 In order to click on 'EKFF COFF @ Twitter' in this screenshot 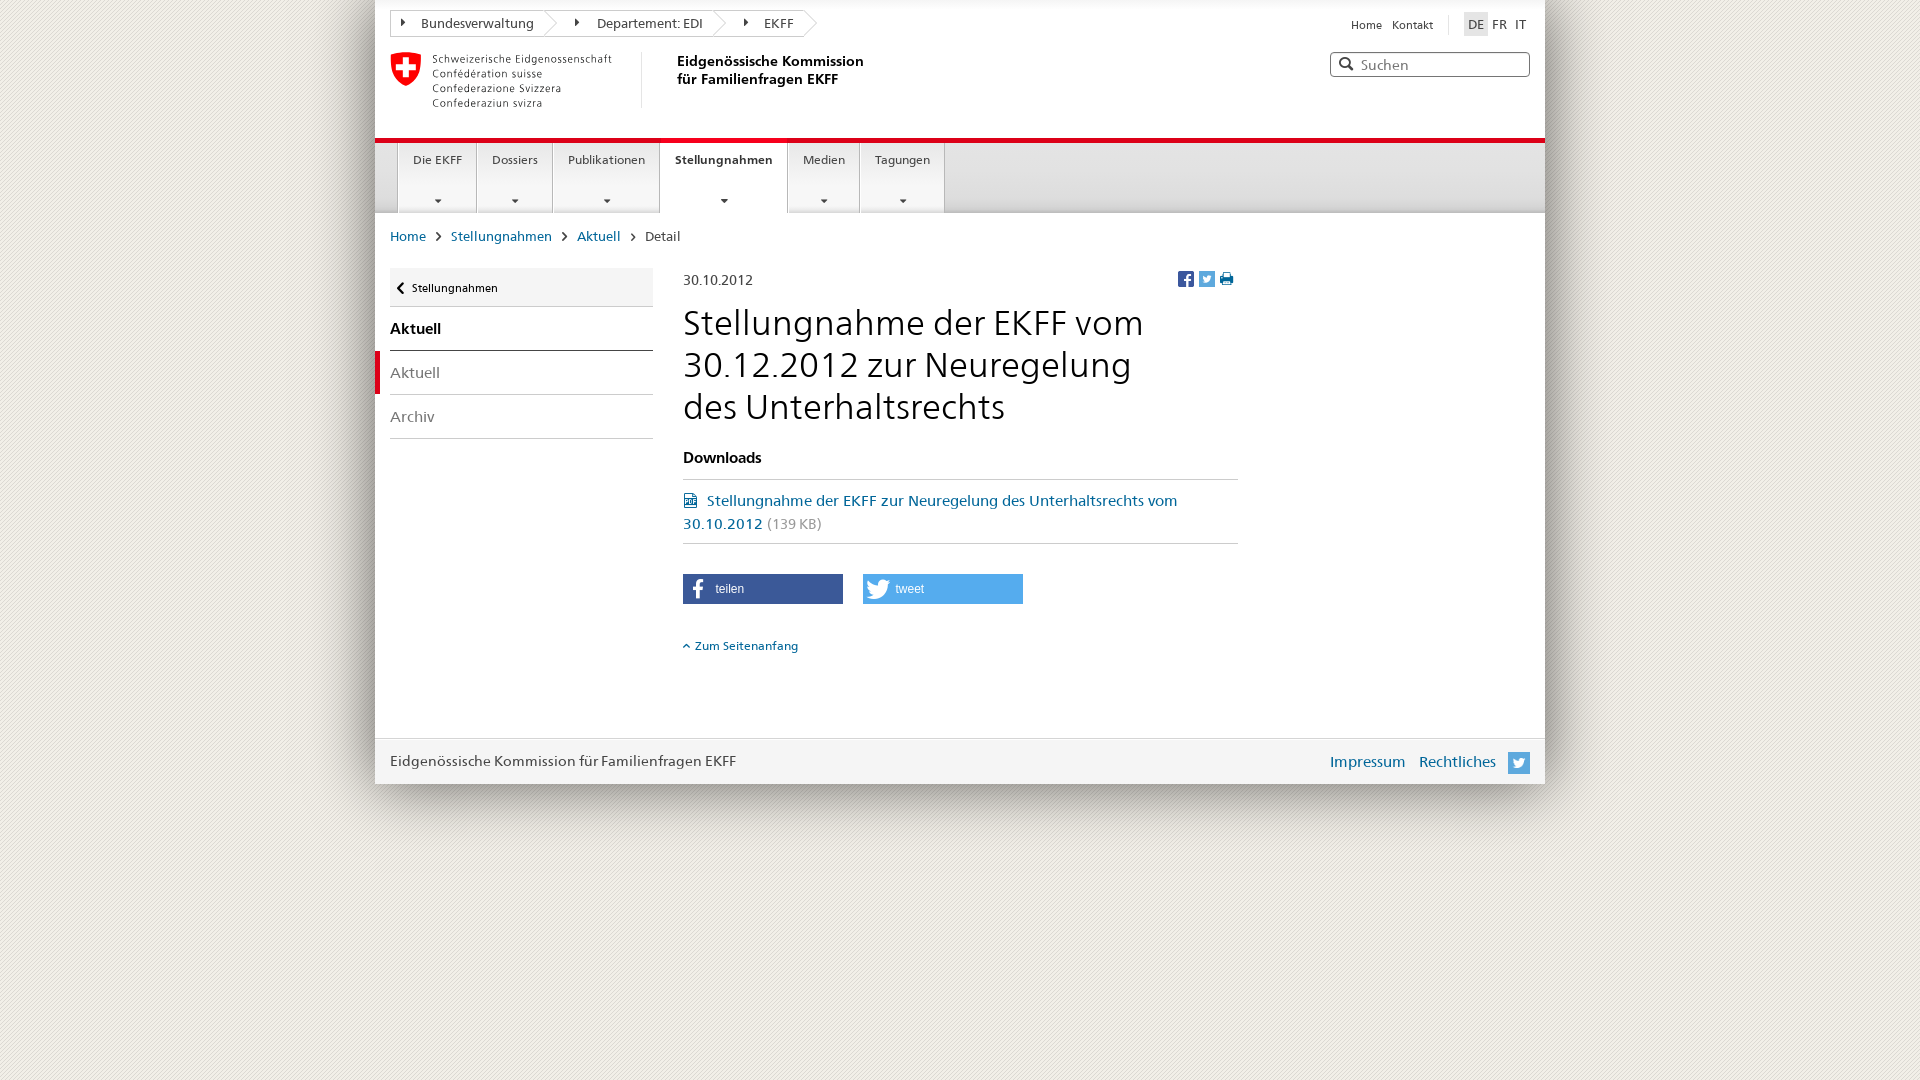, I will do `click(1507, 761)`.